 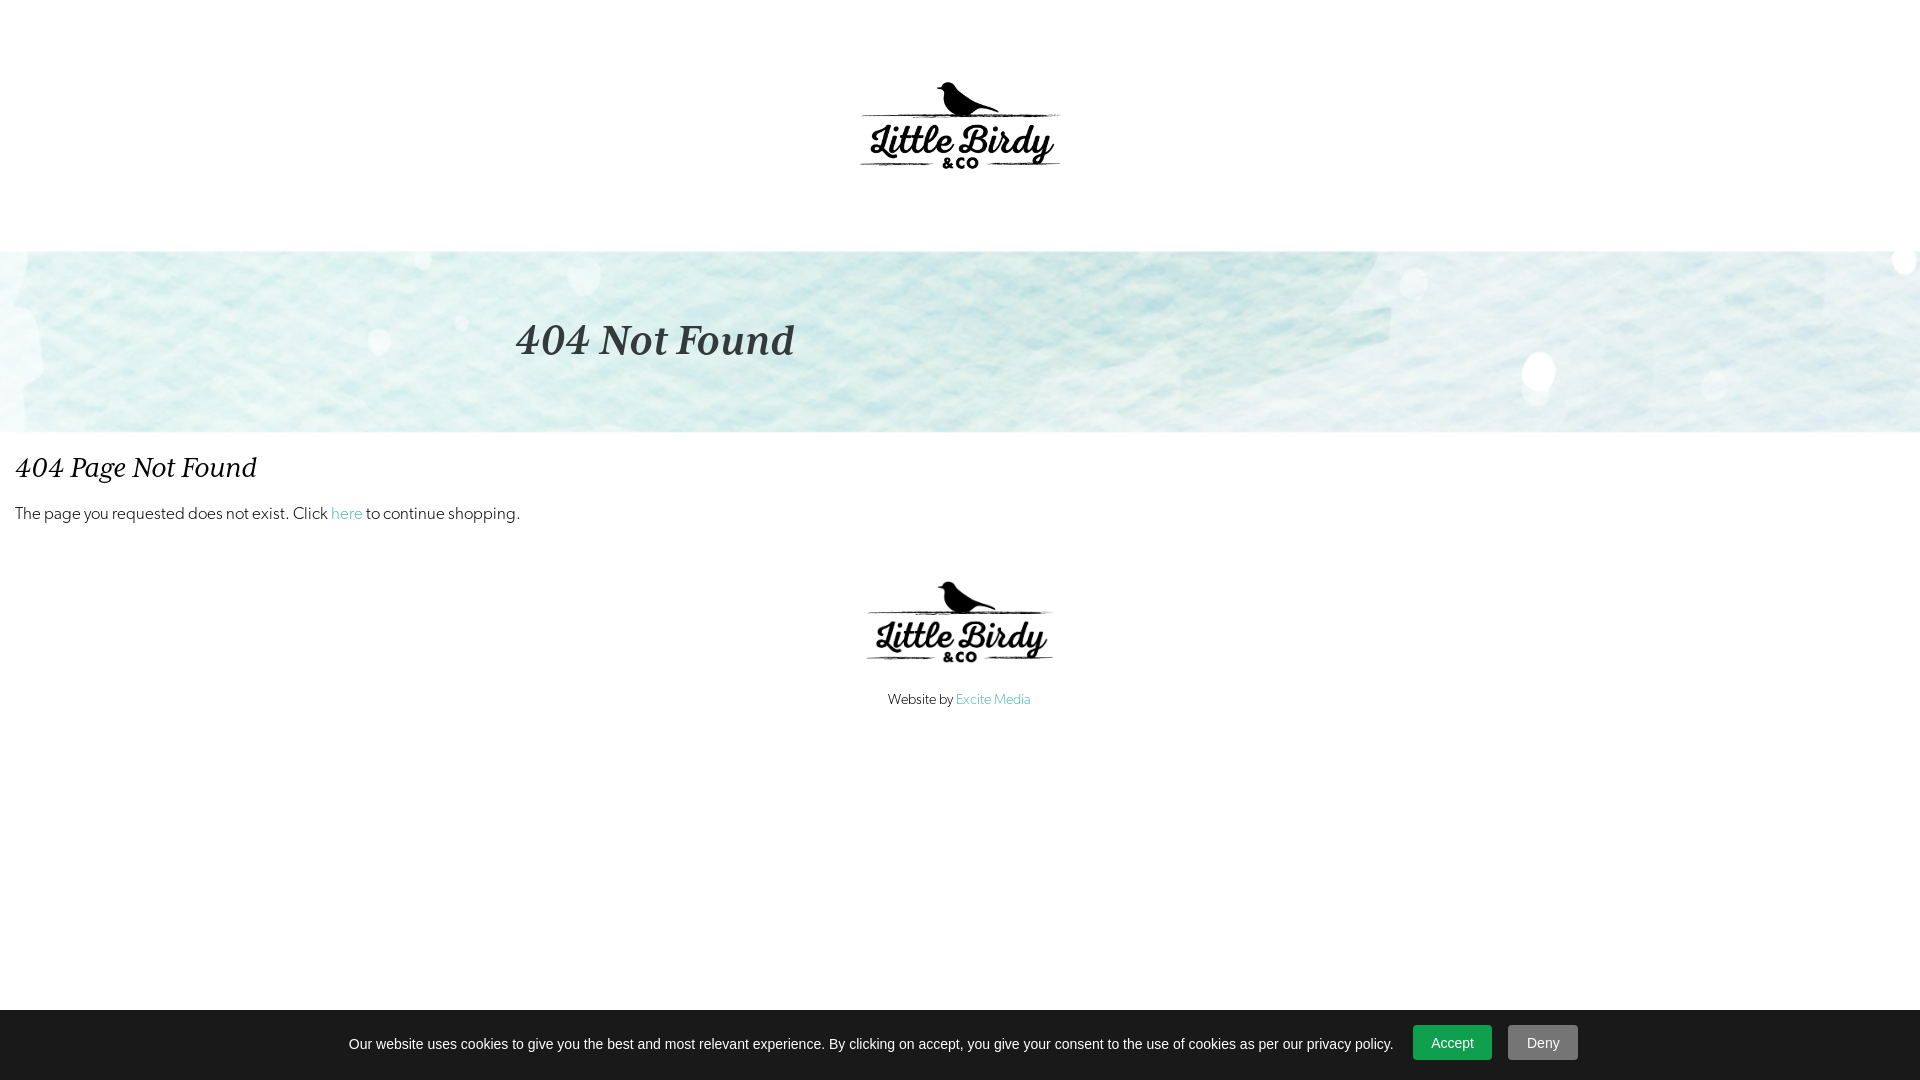 What do you see at coordinates (993, 699) in the screenshot?
I see `'Excite Media'` at bounding box center [993, 699].